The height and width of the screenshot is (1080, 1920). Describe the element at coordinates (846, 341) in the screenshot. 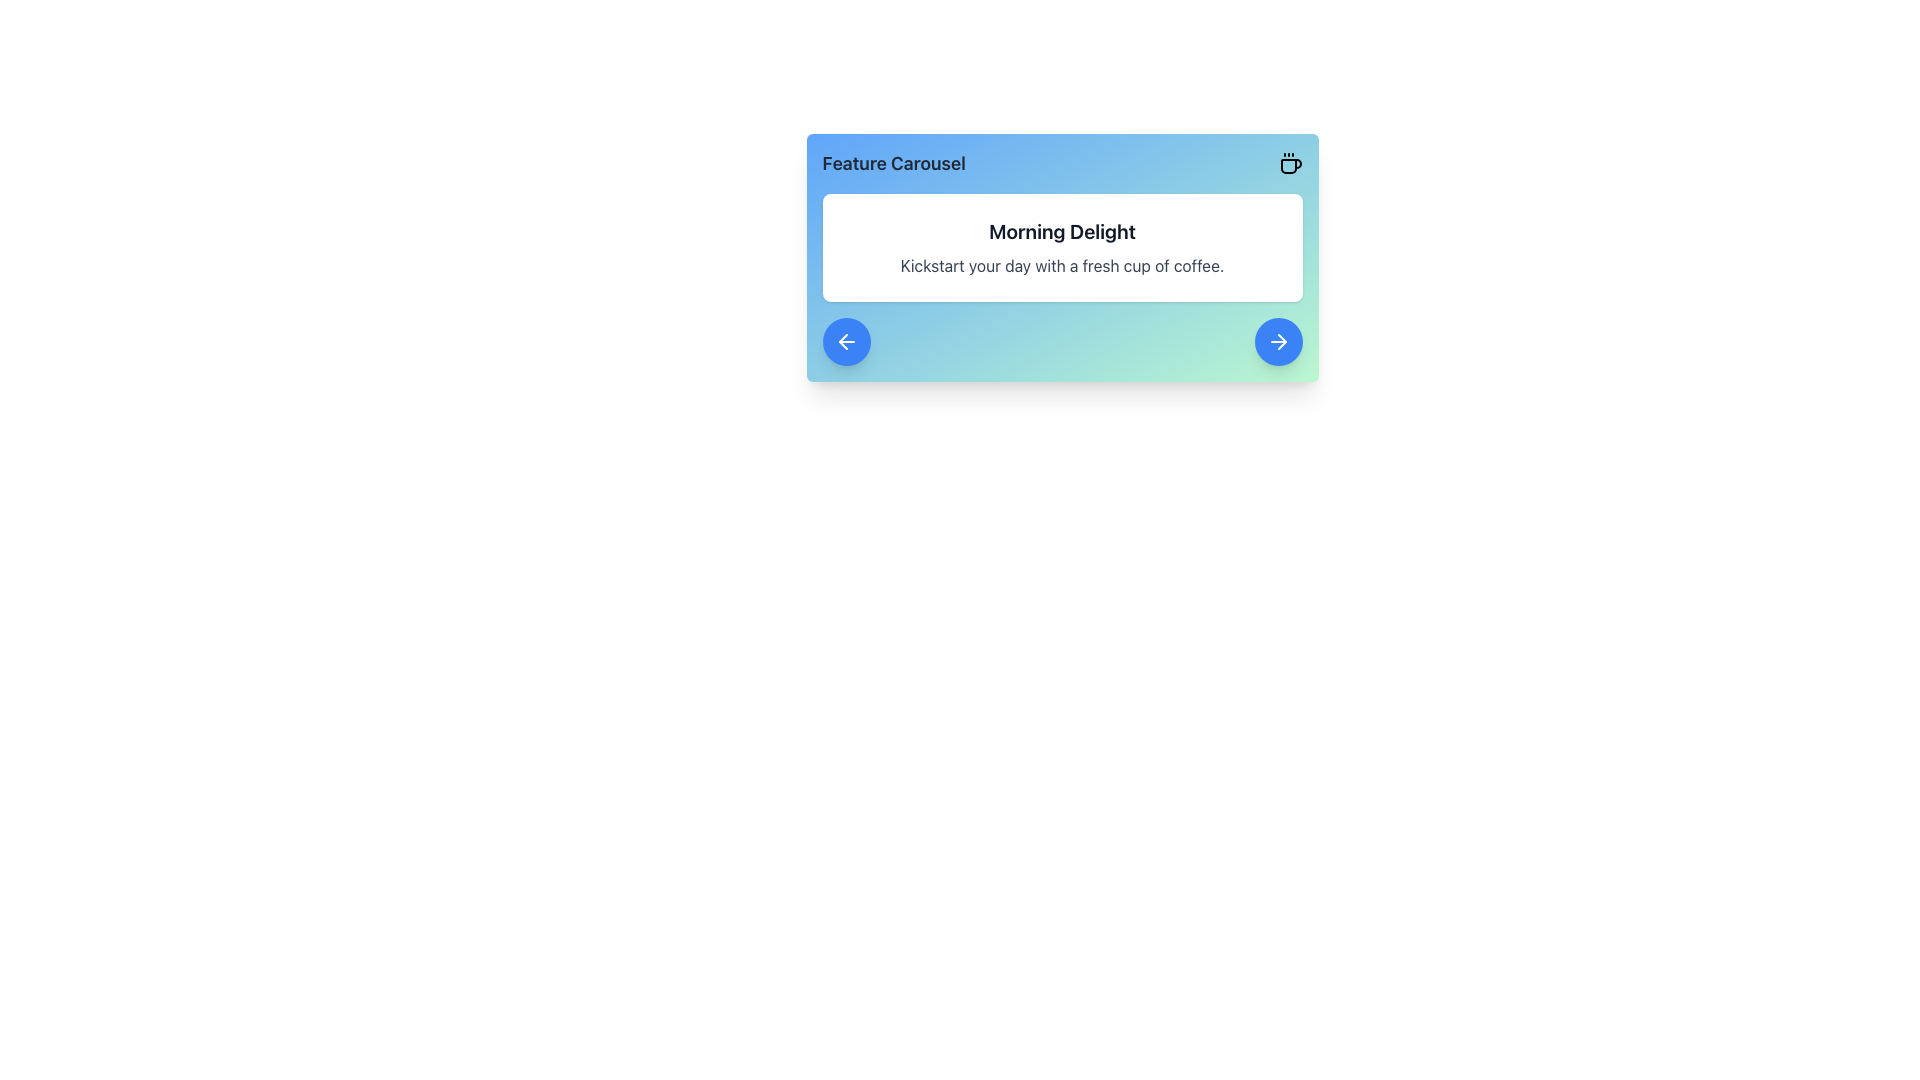

I see `the circular blue button with a white left-facing arrow icon` at that location.